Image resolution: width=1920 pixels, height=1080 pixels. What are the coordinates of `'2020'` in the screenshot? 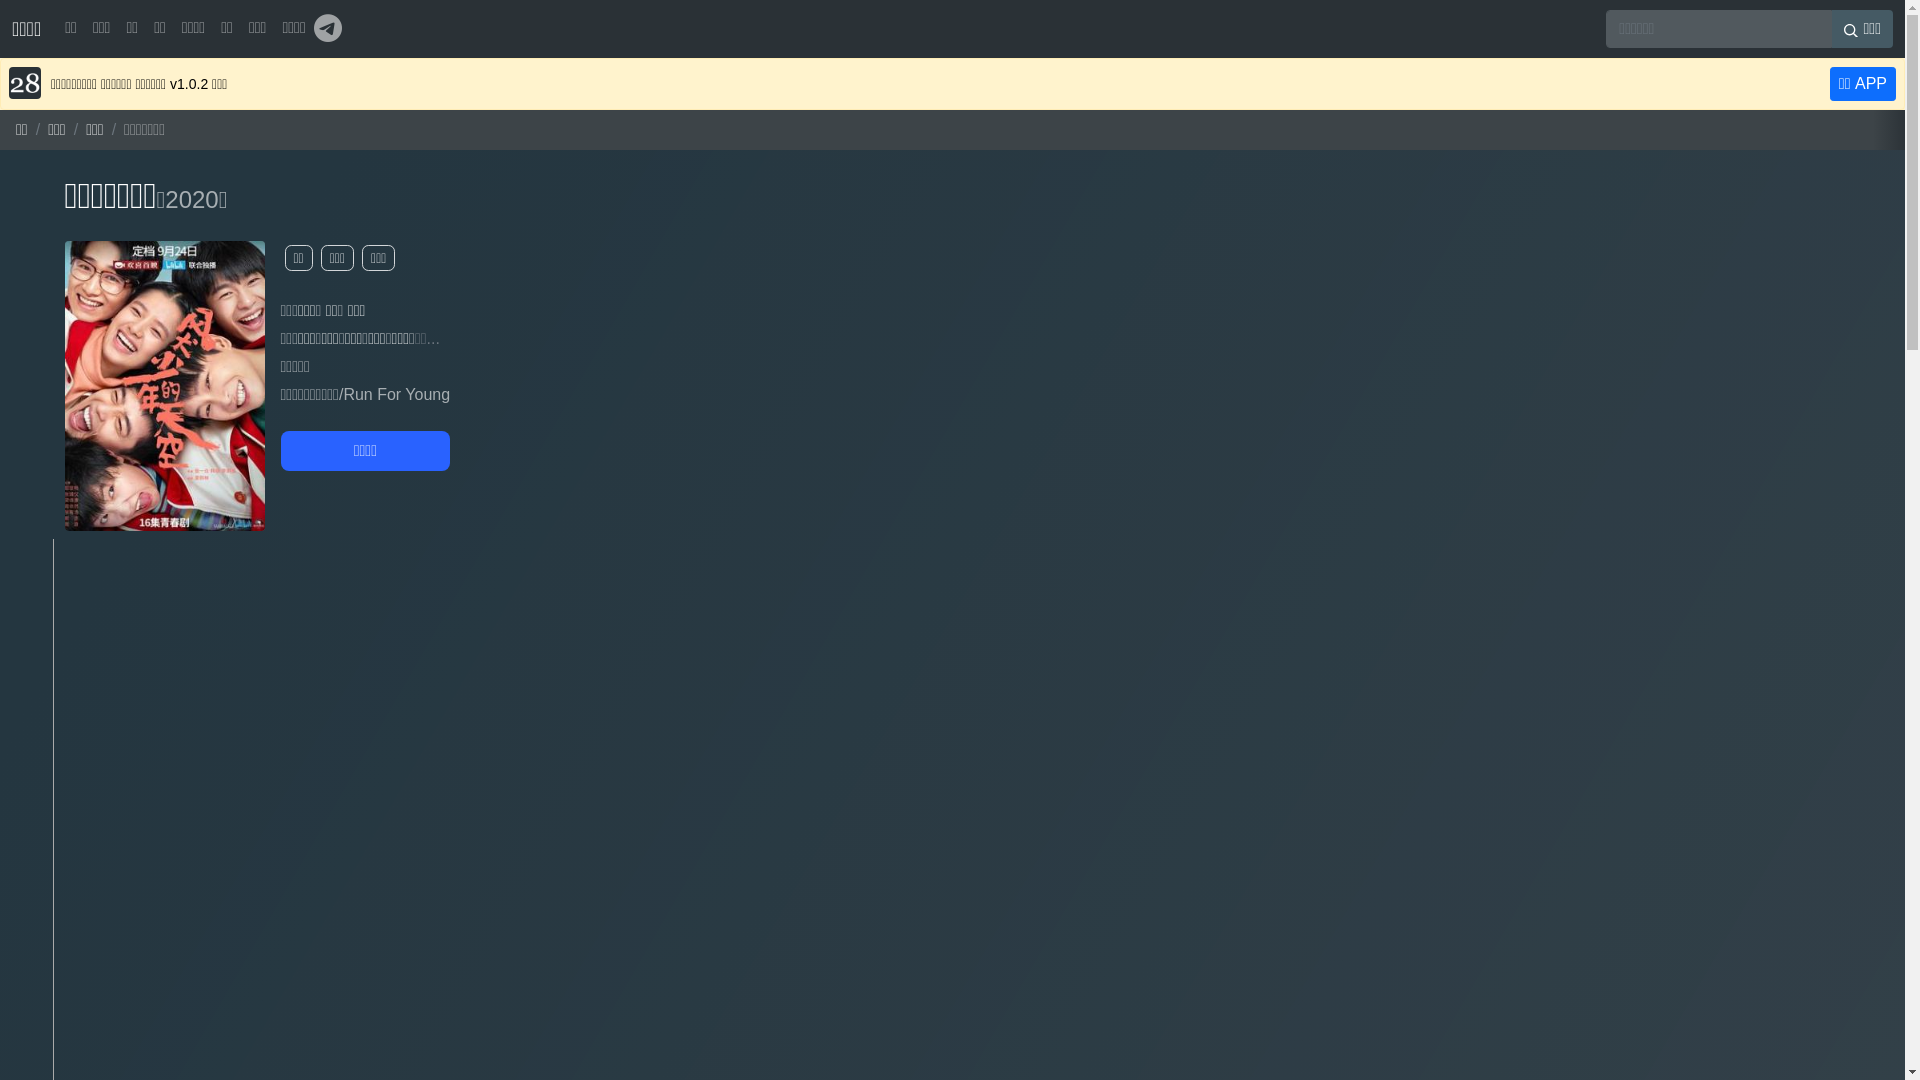 It's located at (164, 199).